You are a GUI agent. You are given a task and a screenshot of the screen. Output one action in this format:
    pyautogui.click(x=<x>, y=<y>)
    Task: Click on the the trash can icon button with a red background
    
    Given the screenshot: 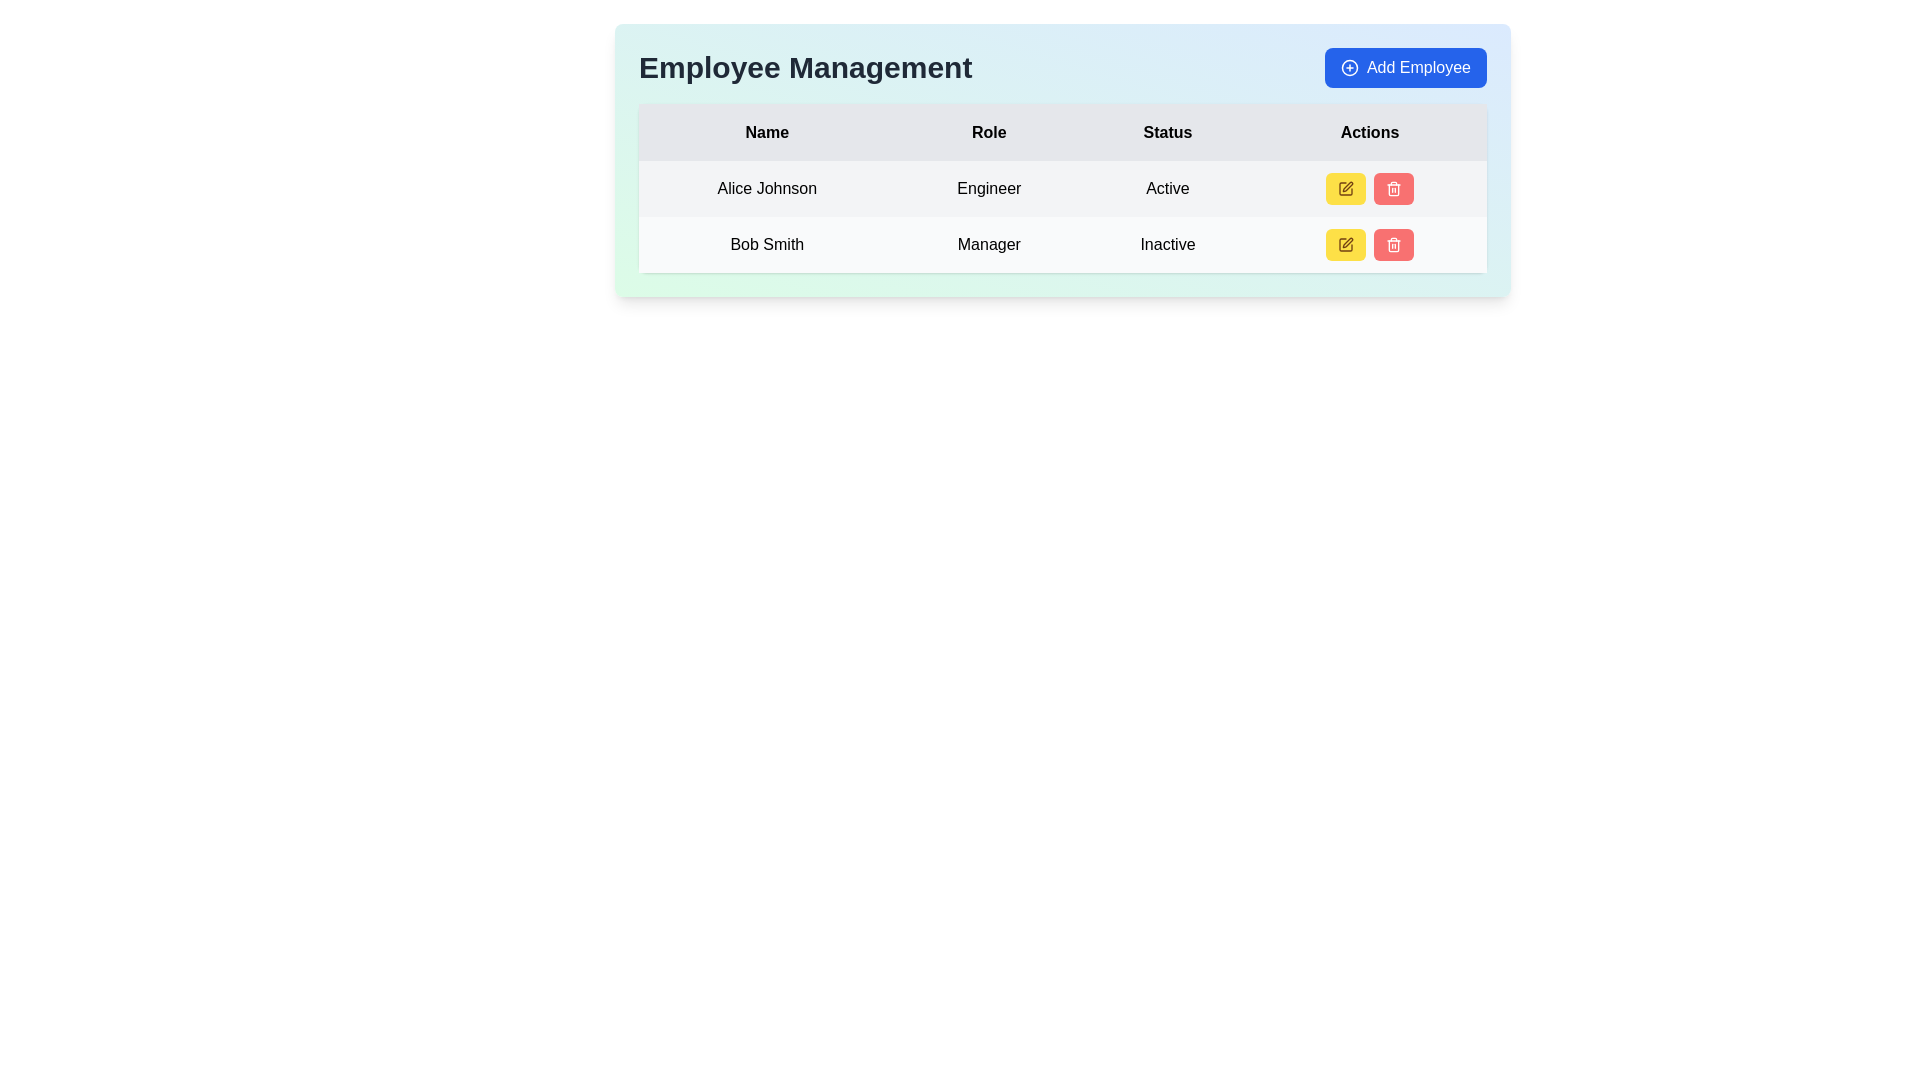 What is the action you would take?
    pyautogui.click(x=1392, y=189)
    